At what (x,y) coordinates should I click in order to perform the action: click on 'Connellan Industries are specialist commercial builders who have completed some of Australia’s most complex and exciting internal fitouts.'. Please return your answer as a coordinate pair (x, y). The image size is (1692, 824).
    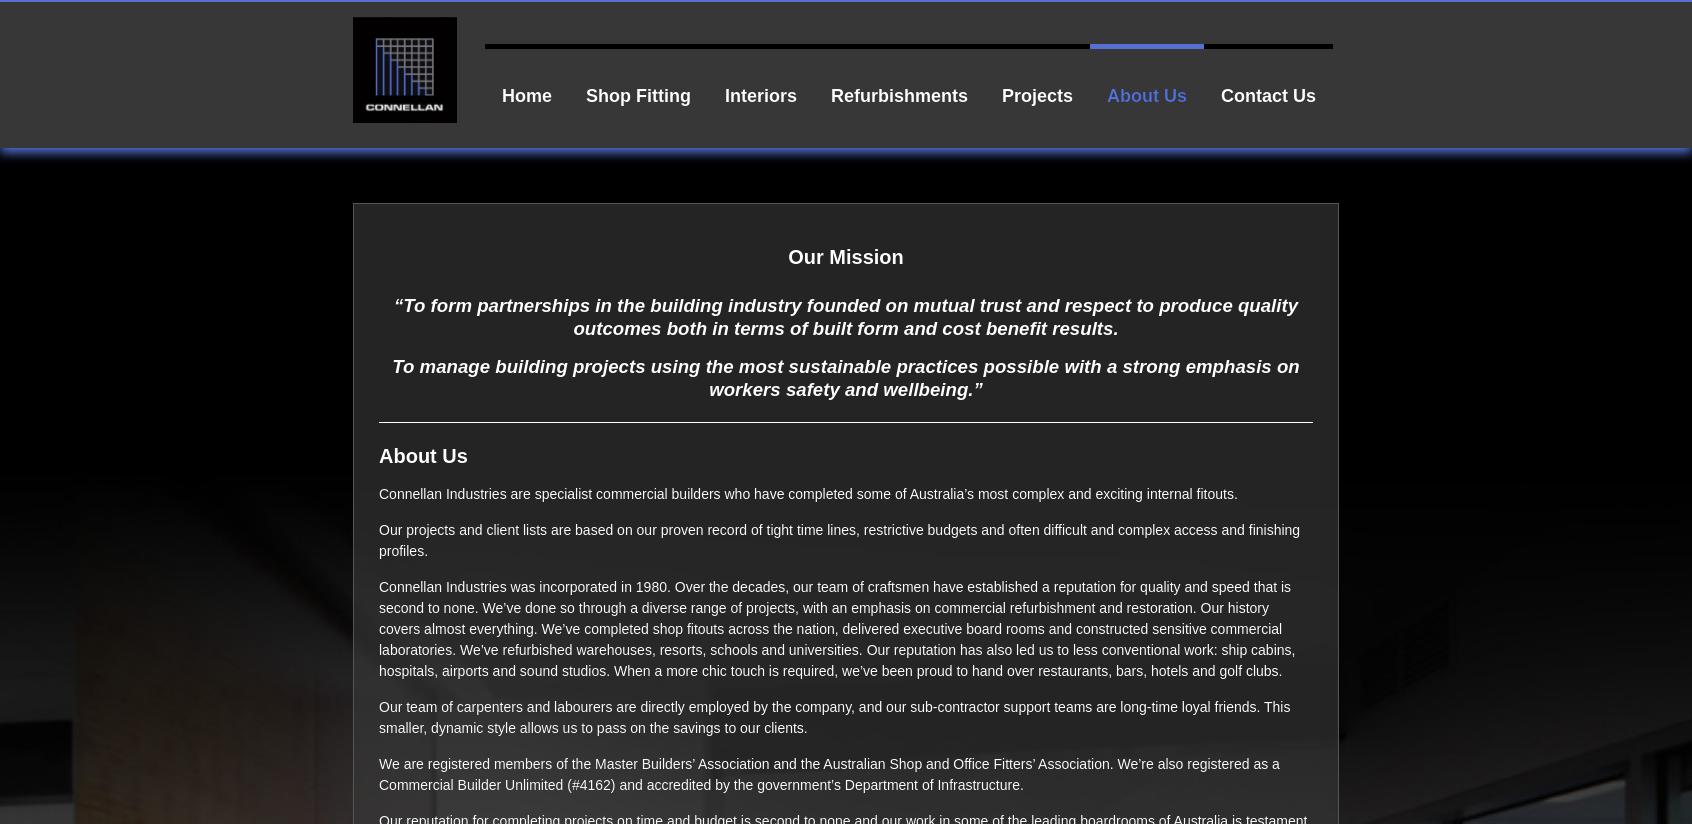
    Looking at the image, I should click on (379, 491).